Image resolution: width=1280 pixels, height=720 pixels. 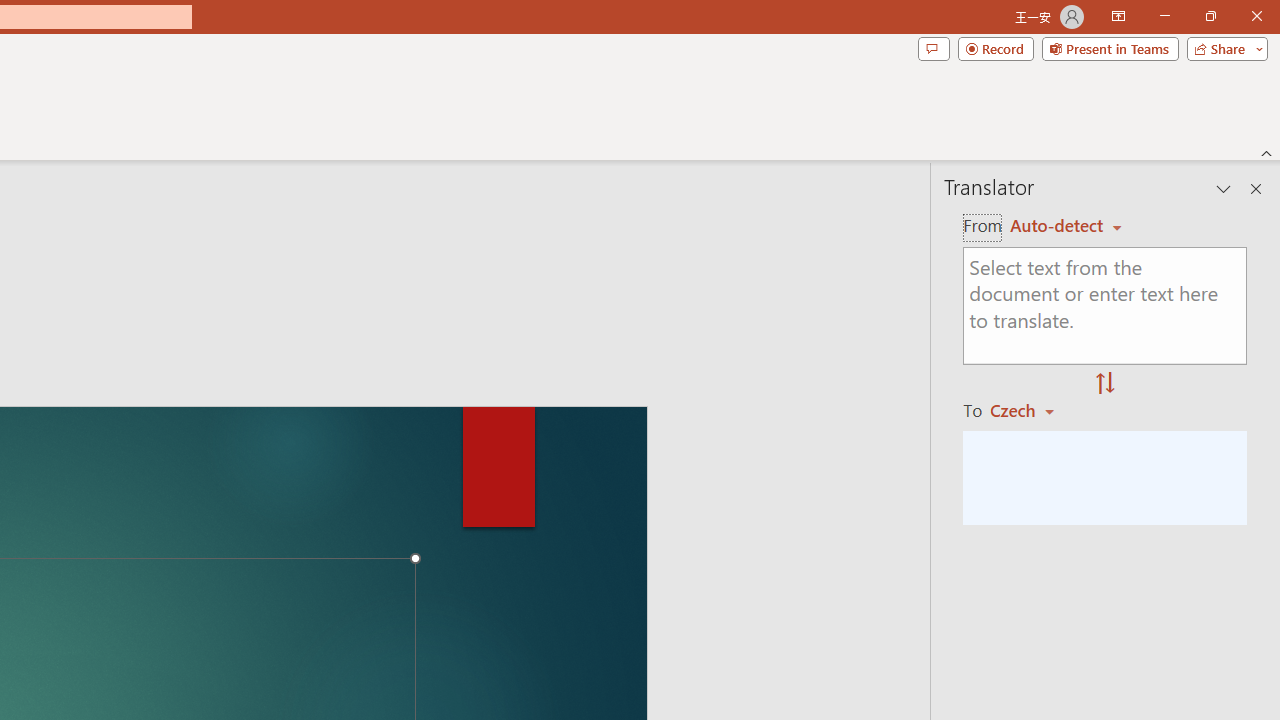 What do you see at coordinates (1031, 409) in the screenshot?
I see `'Czech'` at bounding box center [1031, 409].